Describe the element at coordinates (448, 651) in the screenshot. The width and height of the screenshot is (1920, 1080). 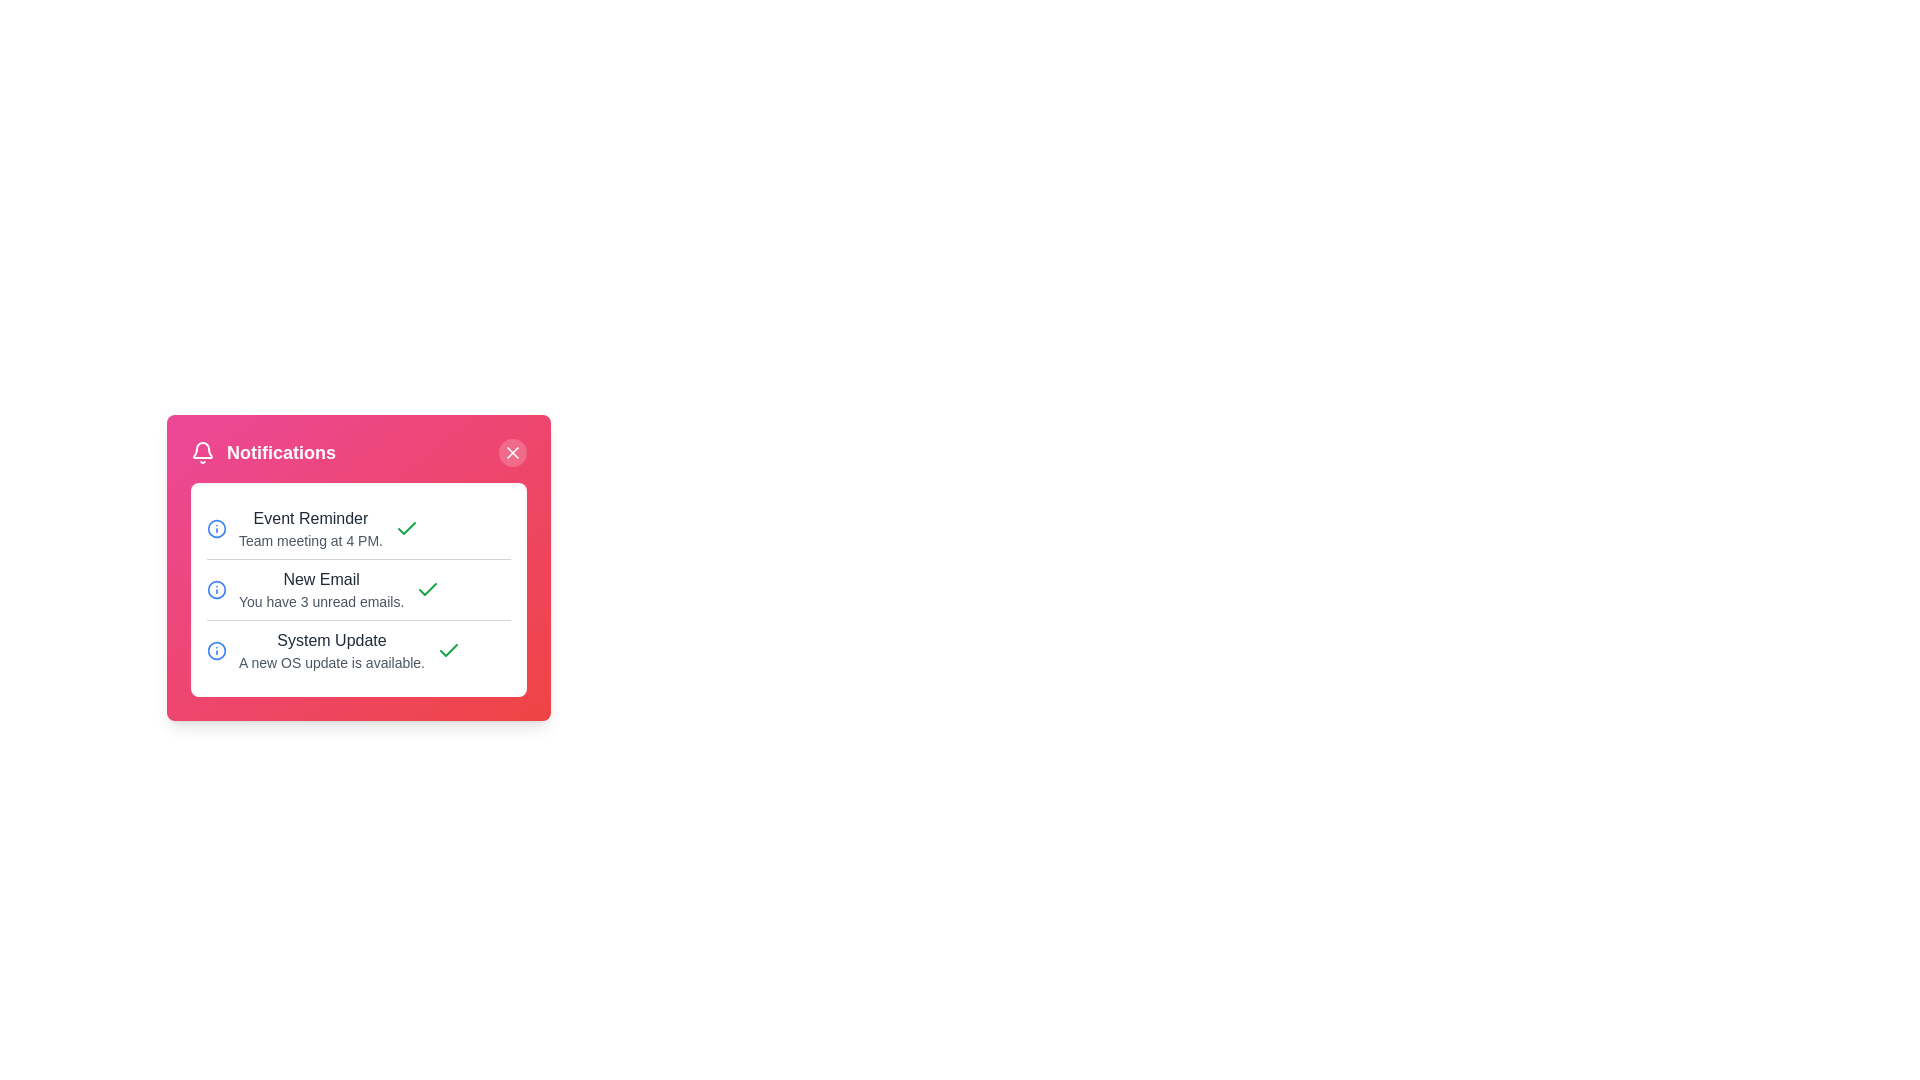
I see `the green checkmark icon located at the far-right corner of the 'System Update' notification card` at that location.